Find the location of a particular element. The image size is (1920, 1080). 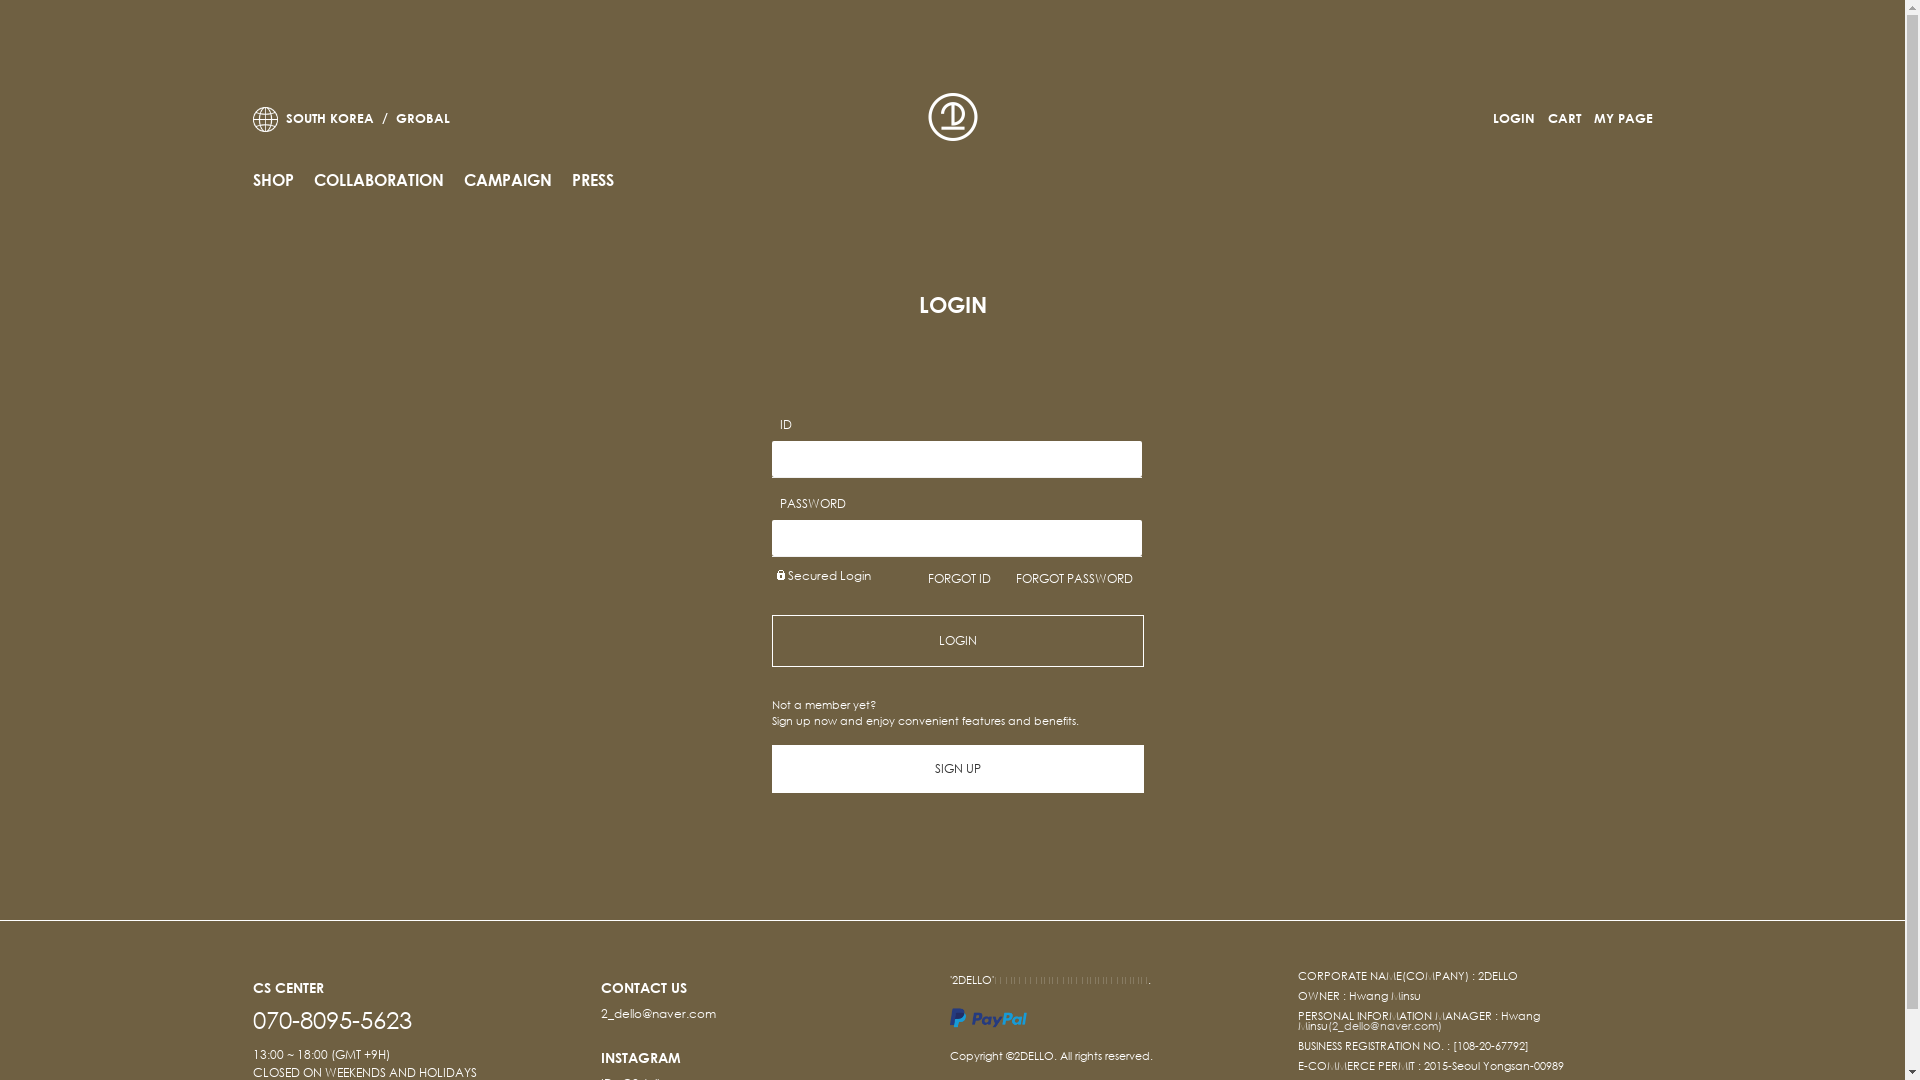

'SHOP' is located at coordinates (271, 180).